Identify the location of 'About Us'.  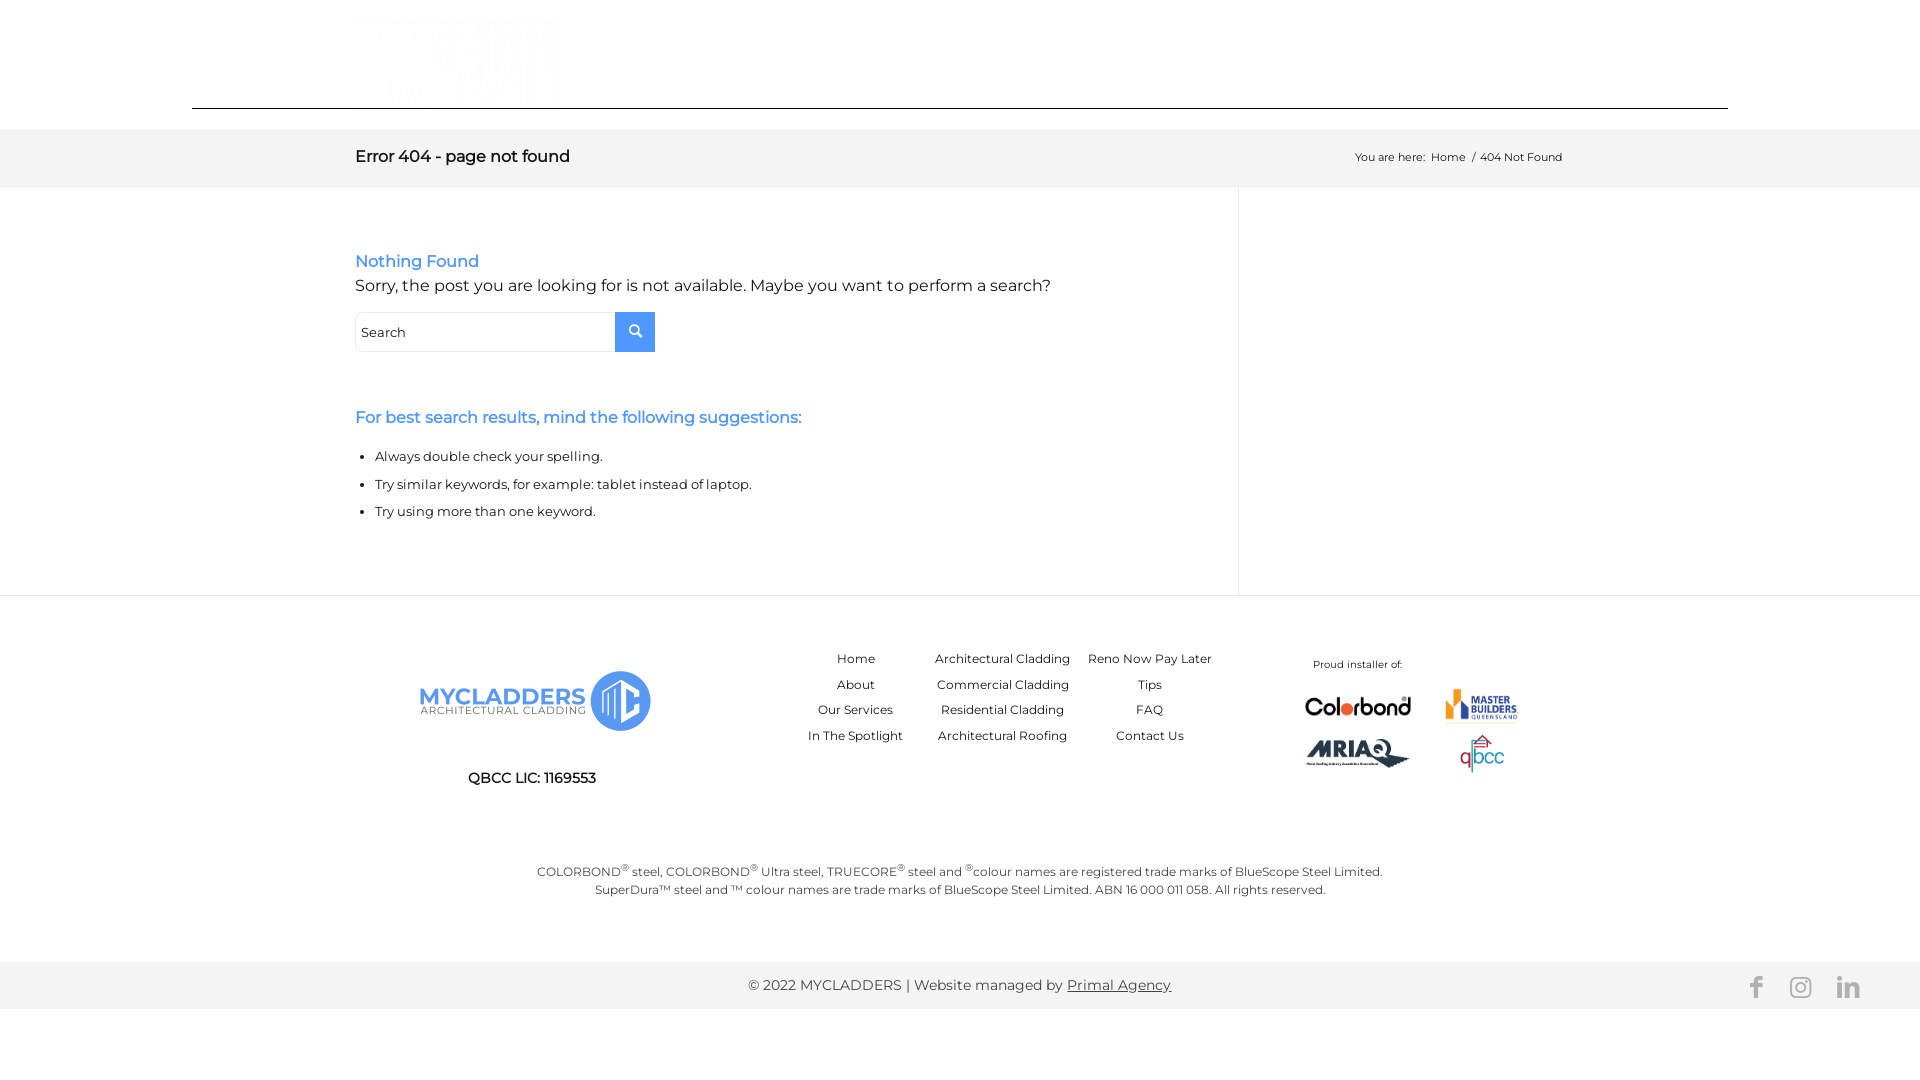
(1124, 59).